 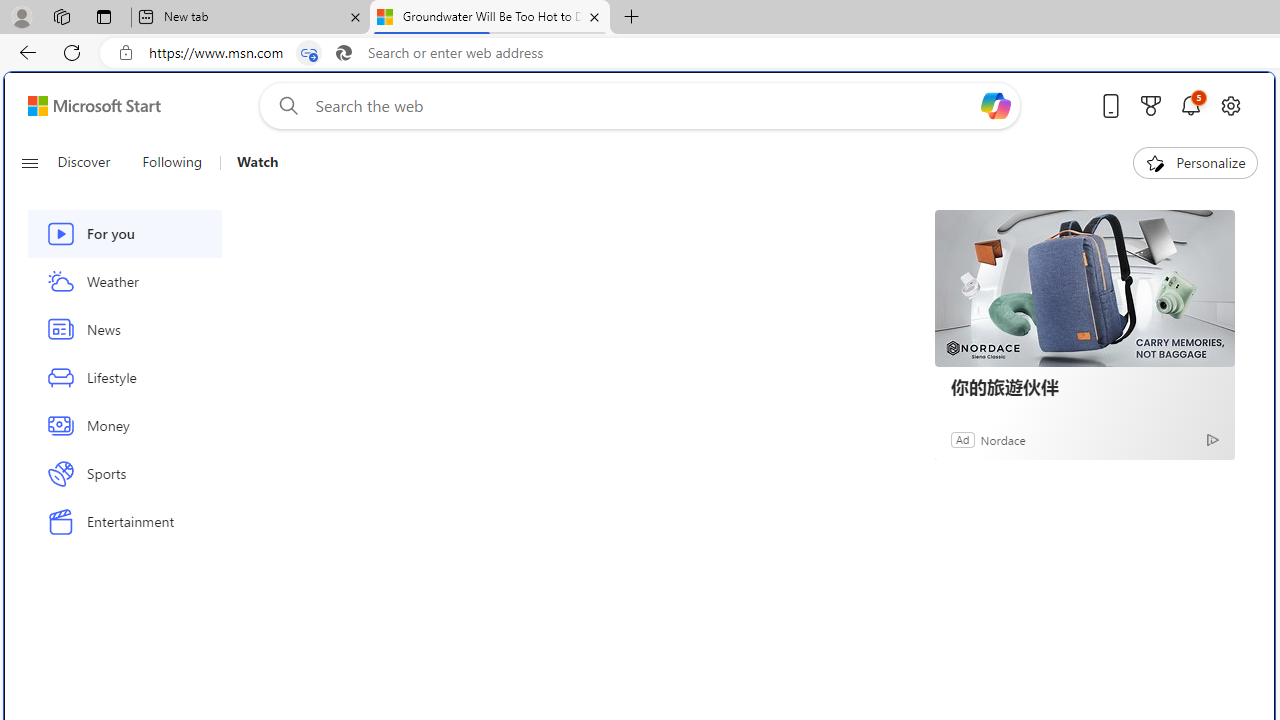 I want to click on 'Ad Choice', so click(x=1211, y=438).